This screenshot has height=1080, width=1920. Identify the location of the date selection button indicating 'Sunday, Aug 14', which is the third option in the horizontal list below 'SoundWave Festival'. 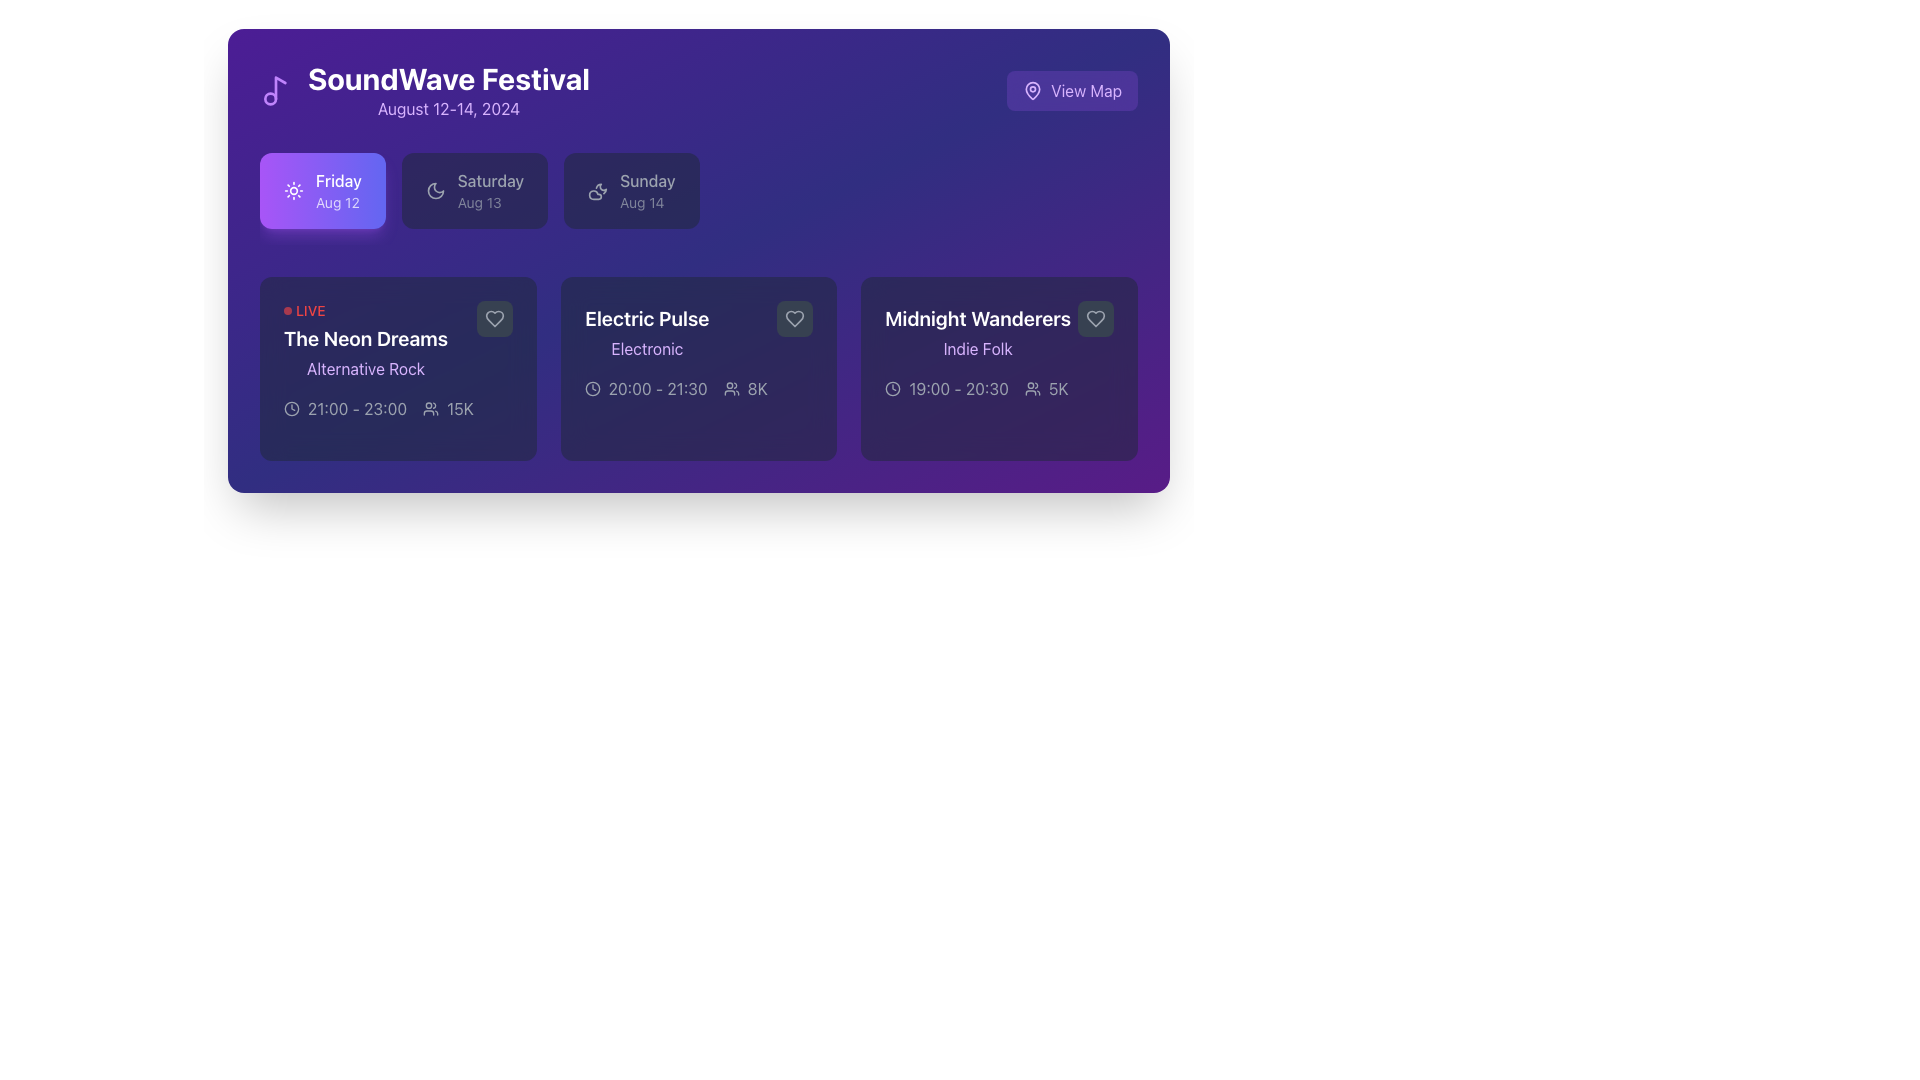
(647, 191).